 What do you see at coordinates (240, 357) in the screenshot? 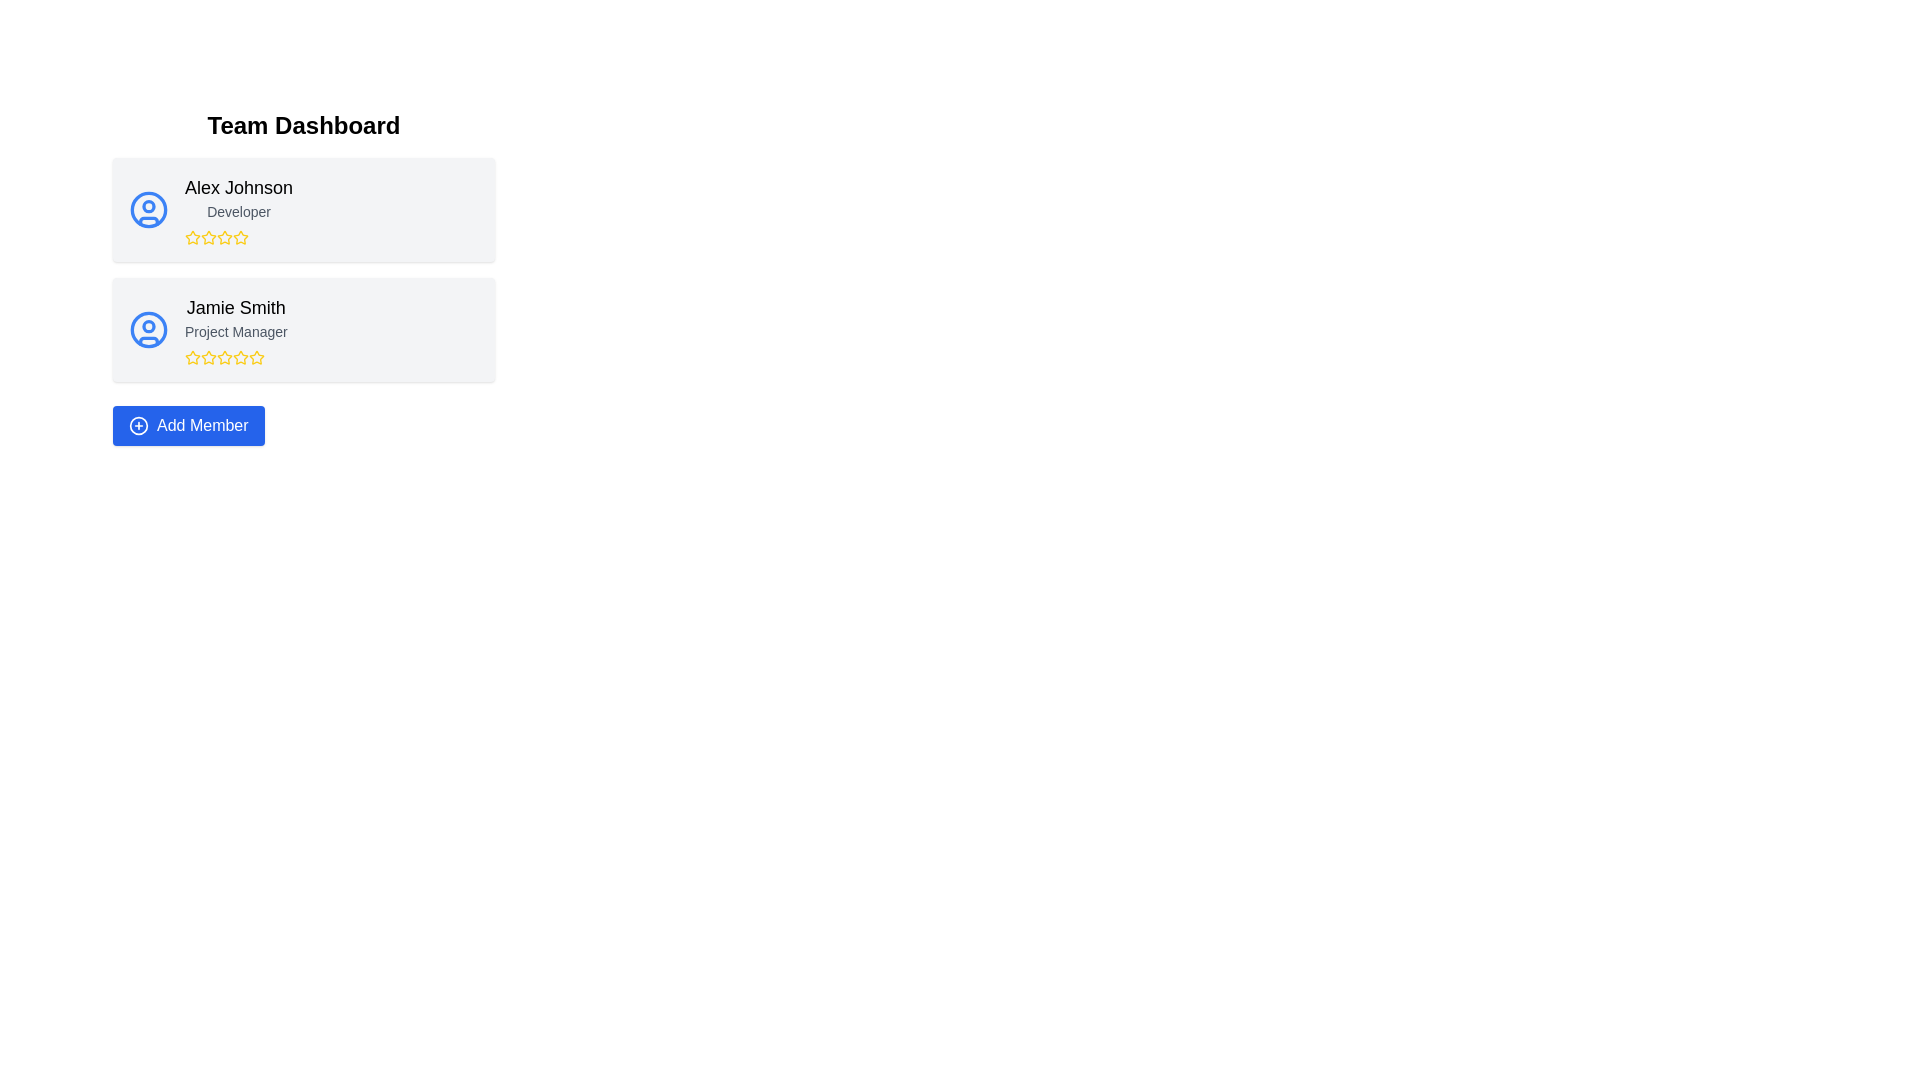
I see `the fourth star icon representing a rating for 'Jamie Smith' in the Team Dashboard, located below the header and next to the Add Member button` at bounding box center [240, 357].